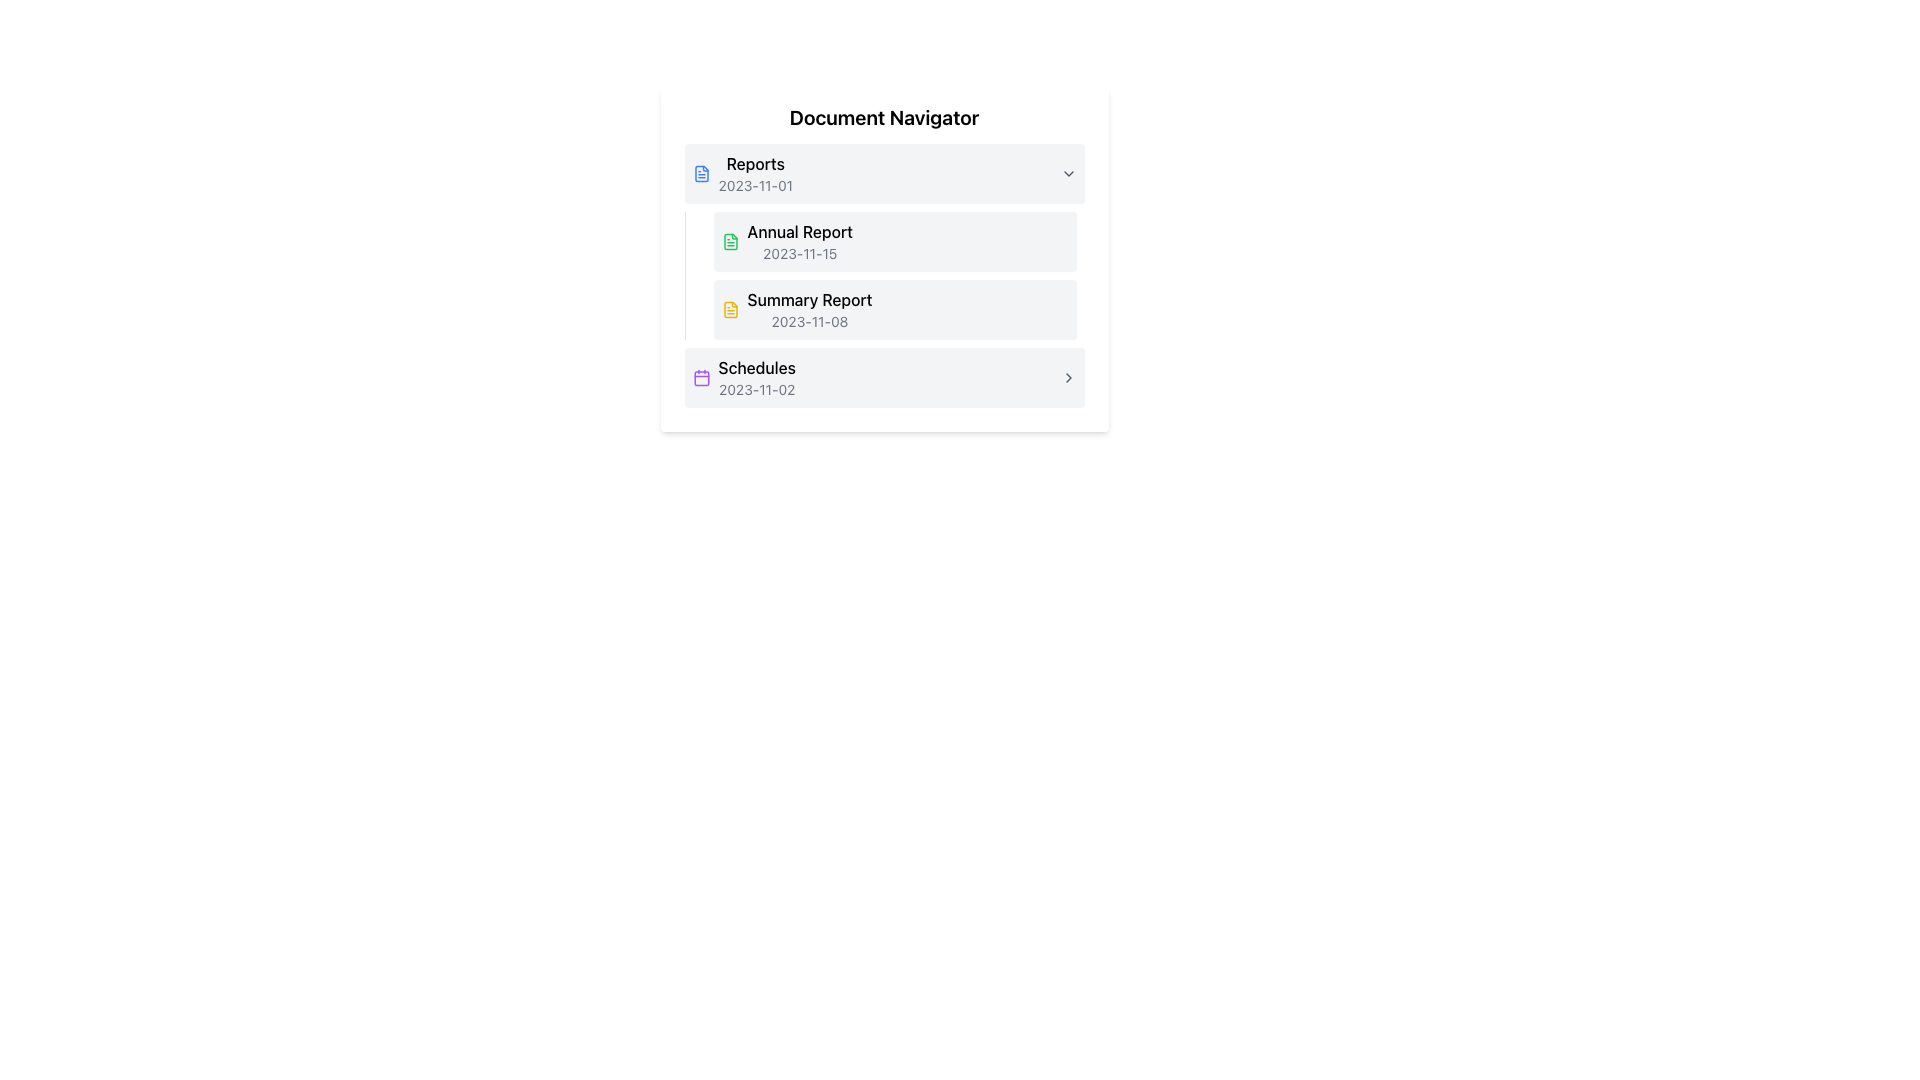 This screenshot has height=1080, width=1920. Describe the element at coordinates (893, 309) in the screenshot. I see `the 'Summary Report' menu item, which is the second item under the 'Reports' section` at that location.